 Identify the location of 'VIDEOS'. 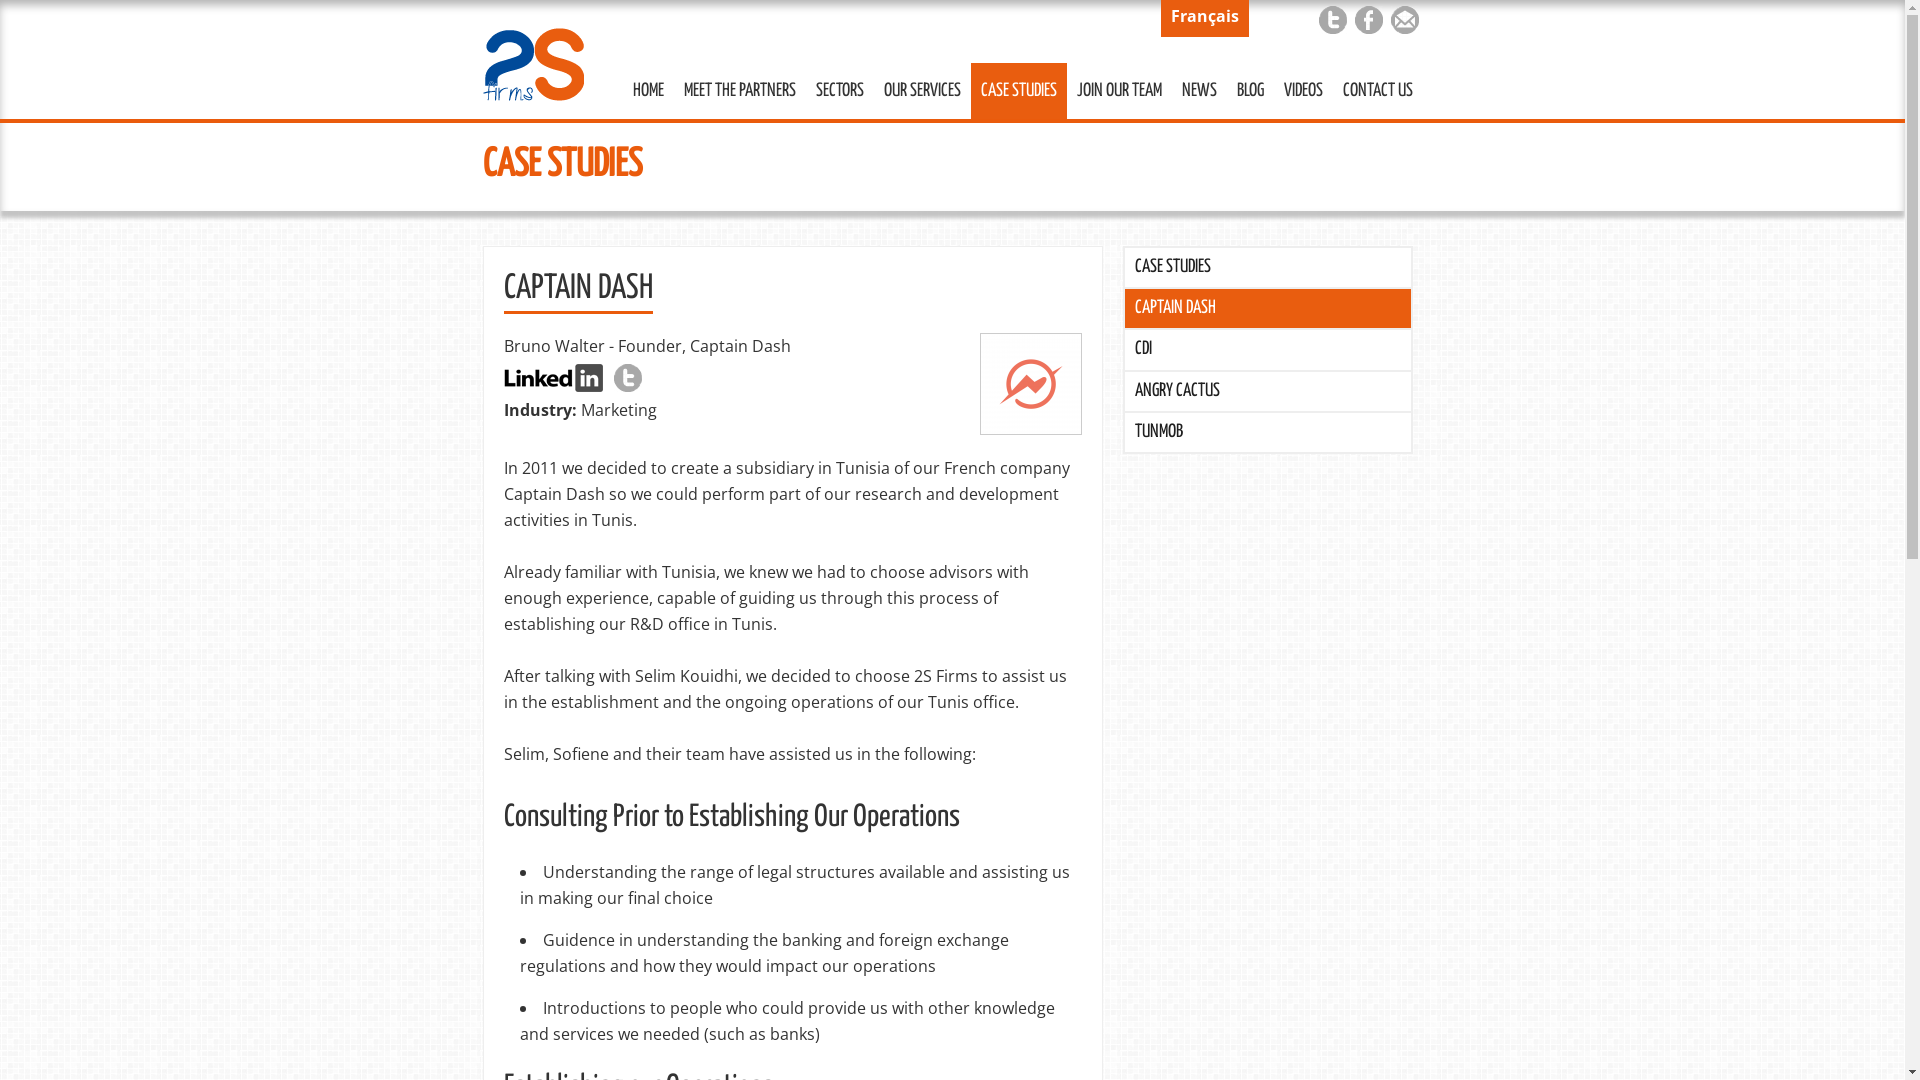
(1303, 91).